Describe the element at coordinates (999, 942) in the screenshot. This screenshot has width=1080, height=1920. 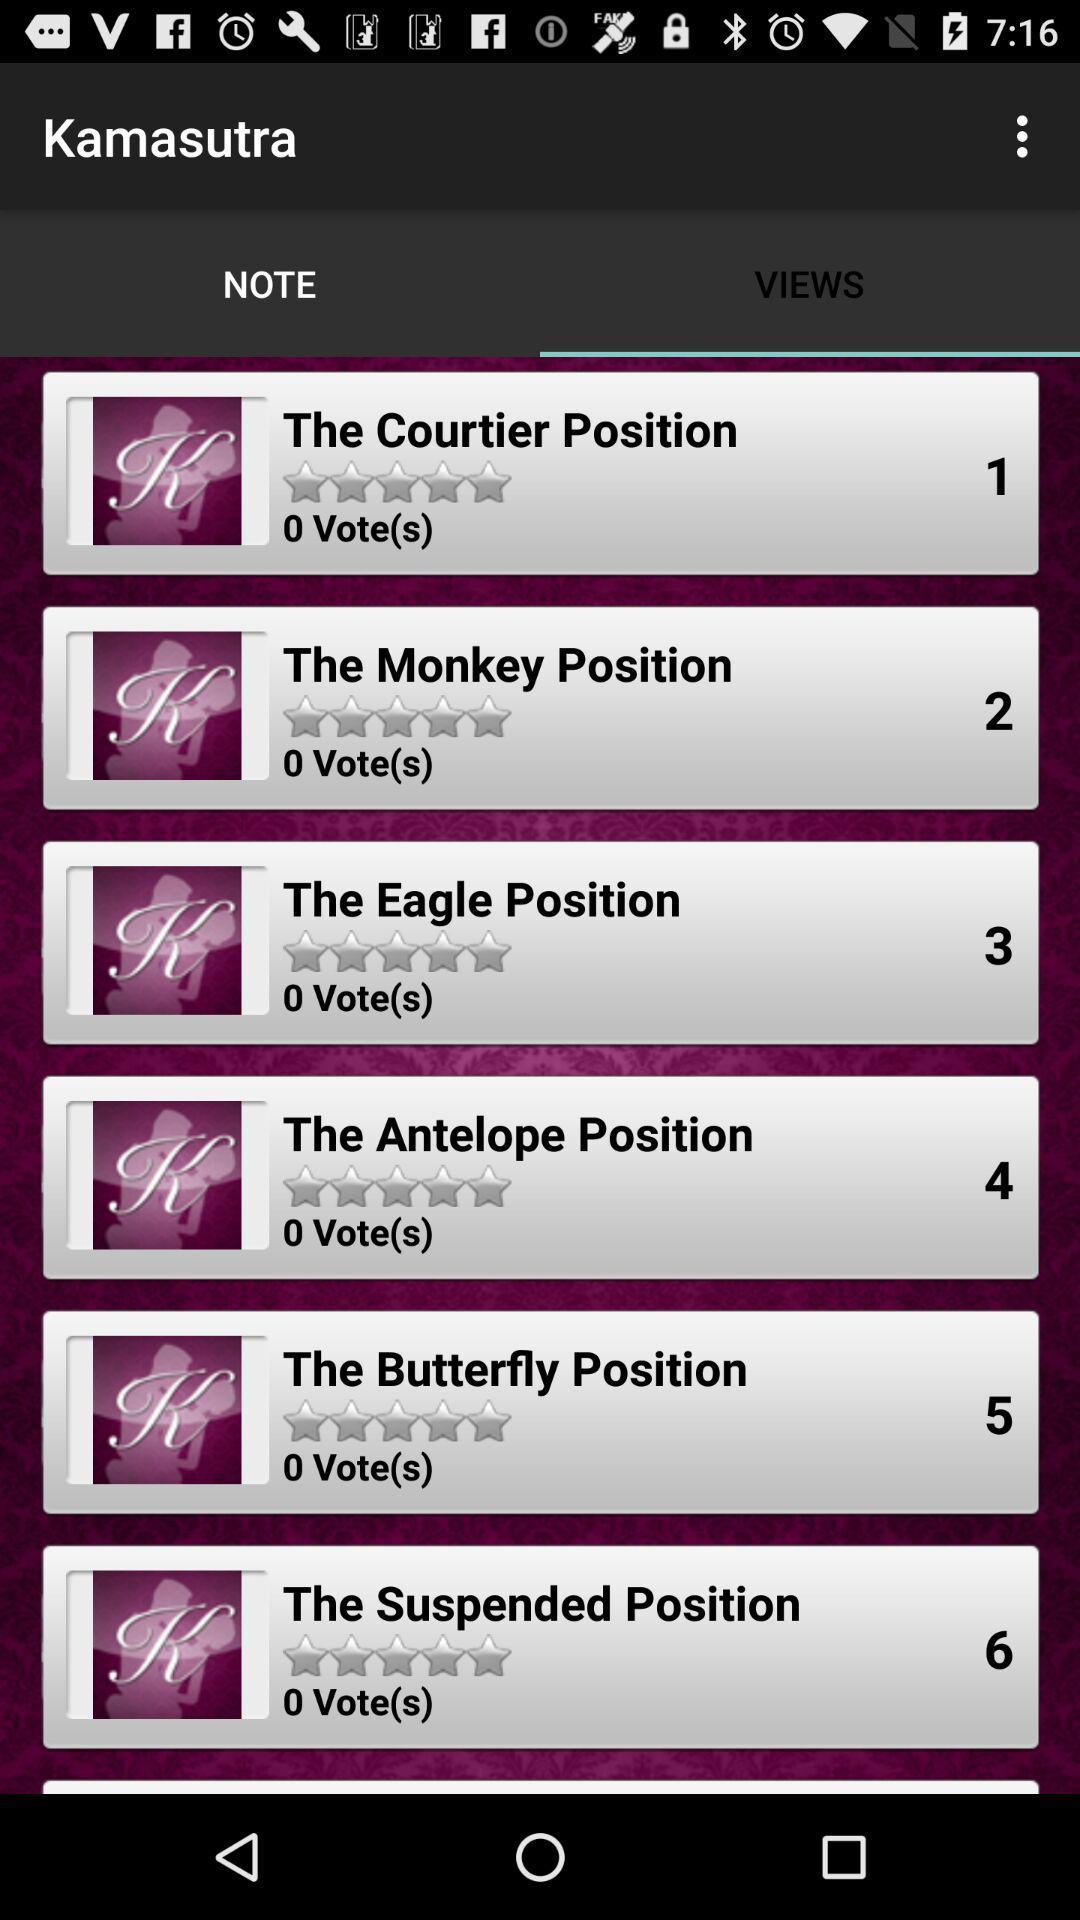
I see `the 3 item` at that location.